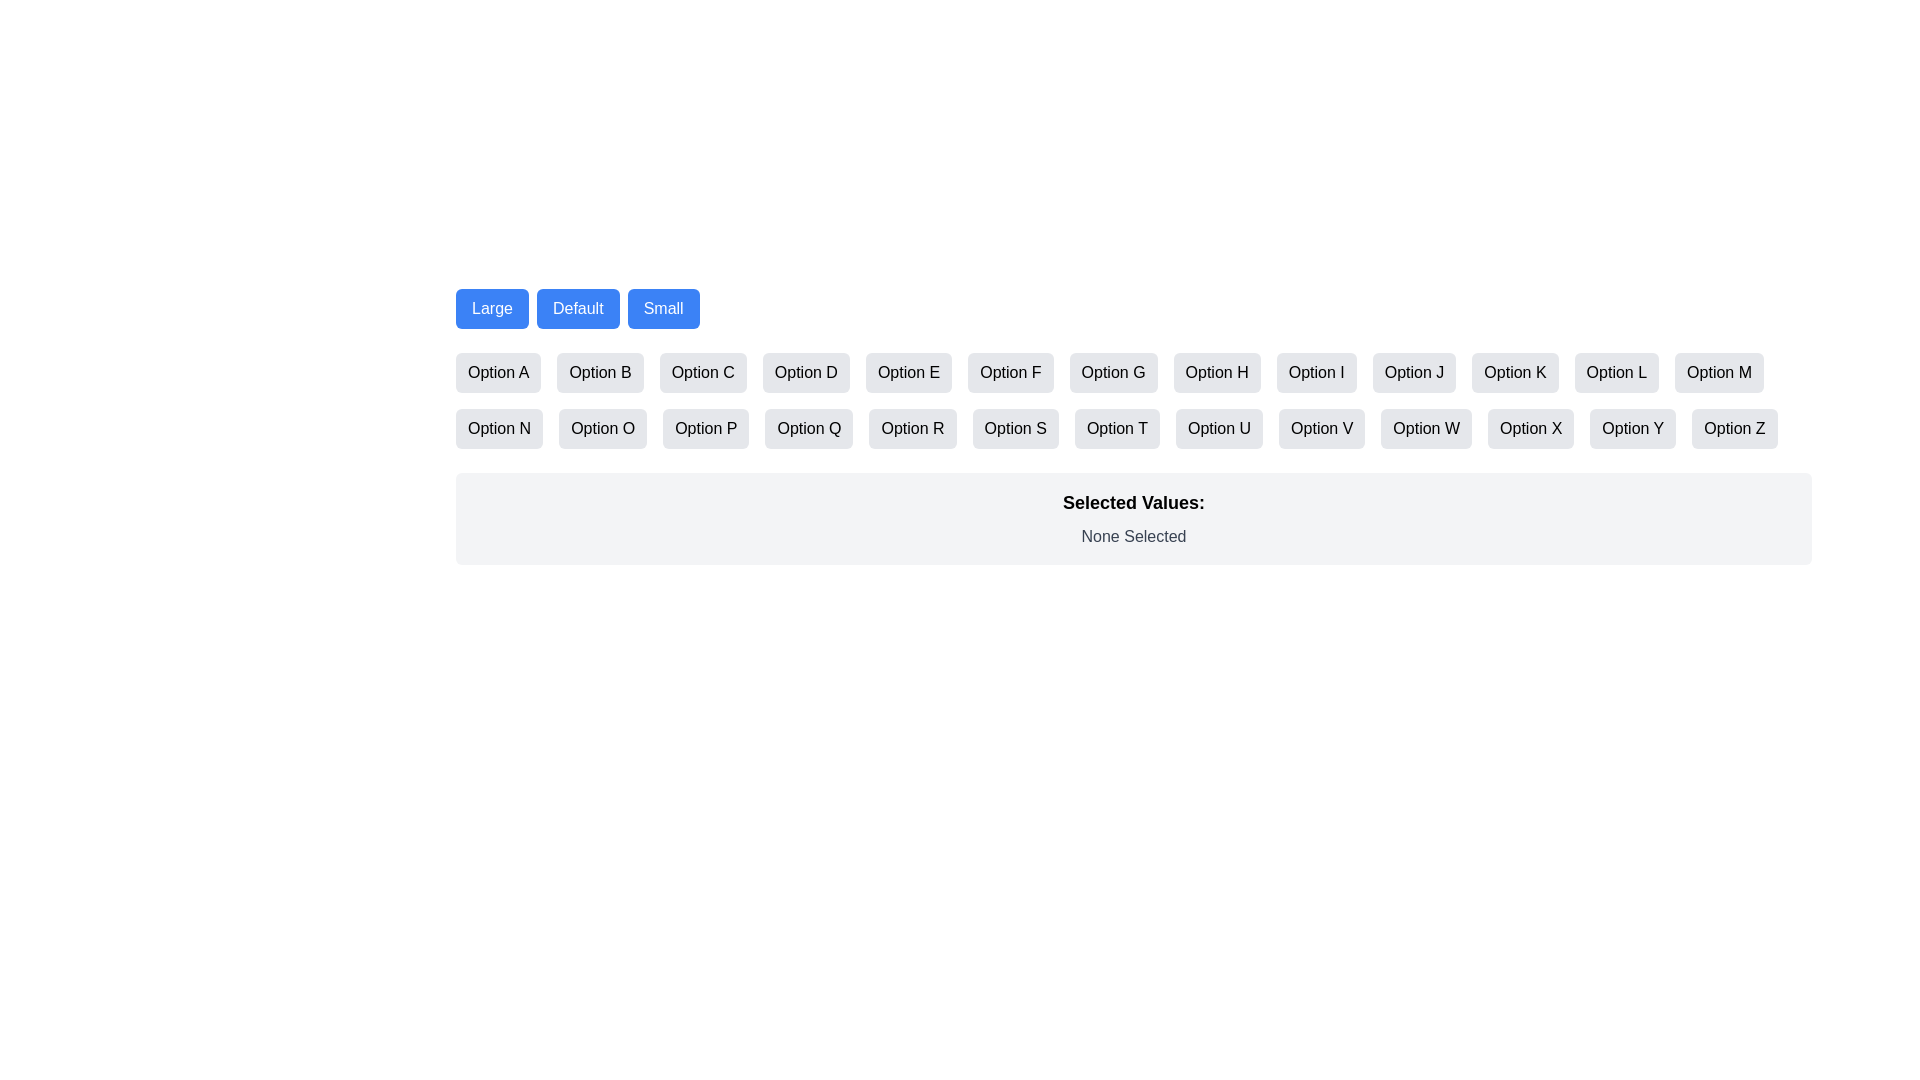 The height and width of the screenshot is (1080, 1920). Describe the element at coordinates (806, 373) in the screenshot. I see `the button labeled 'Option D'` at that location.